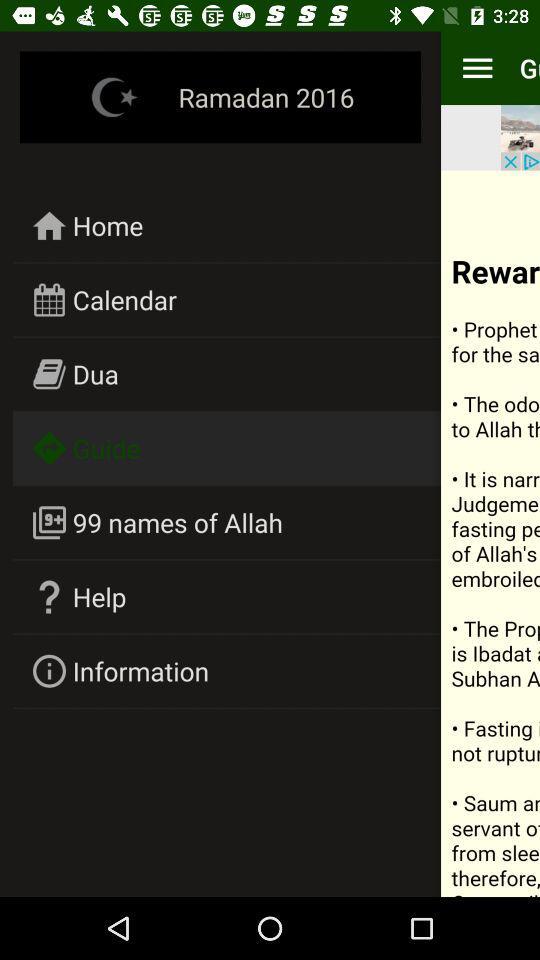 The image size is (540, 960). I want to click on the item to the right of 99 names of, so click(489, 532).